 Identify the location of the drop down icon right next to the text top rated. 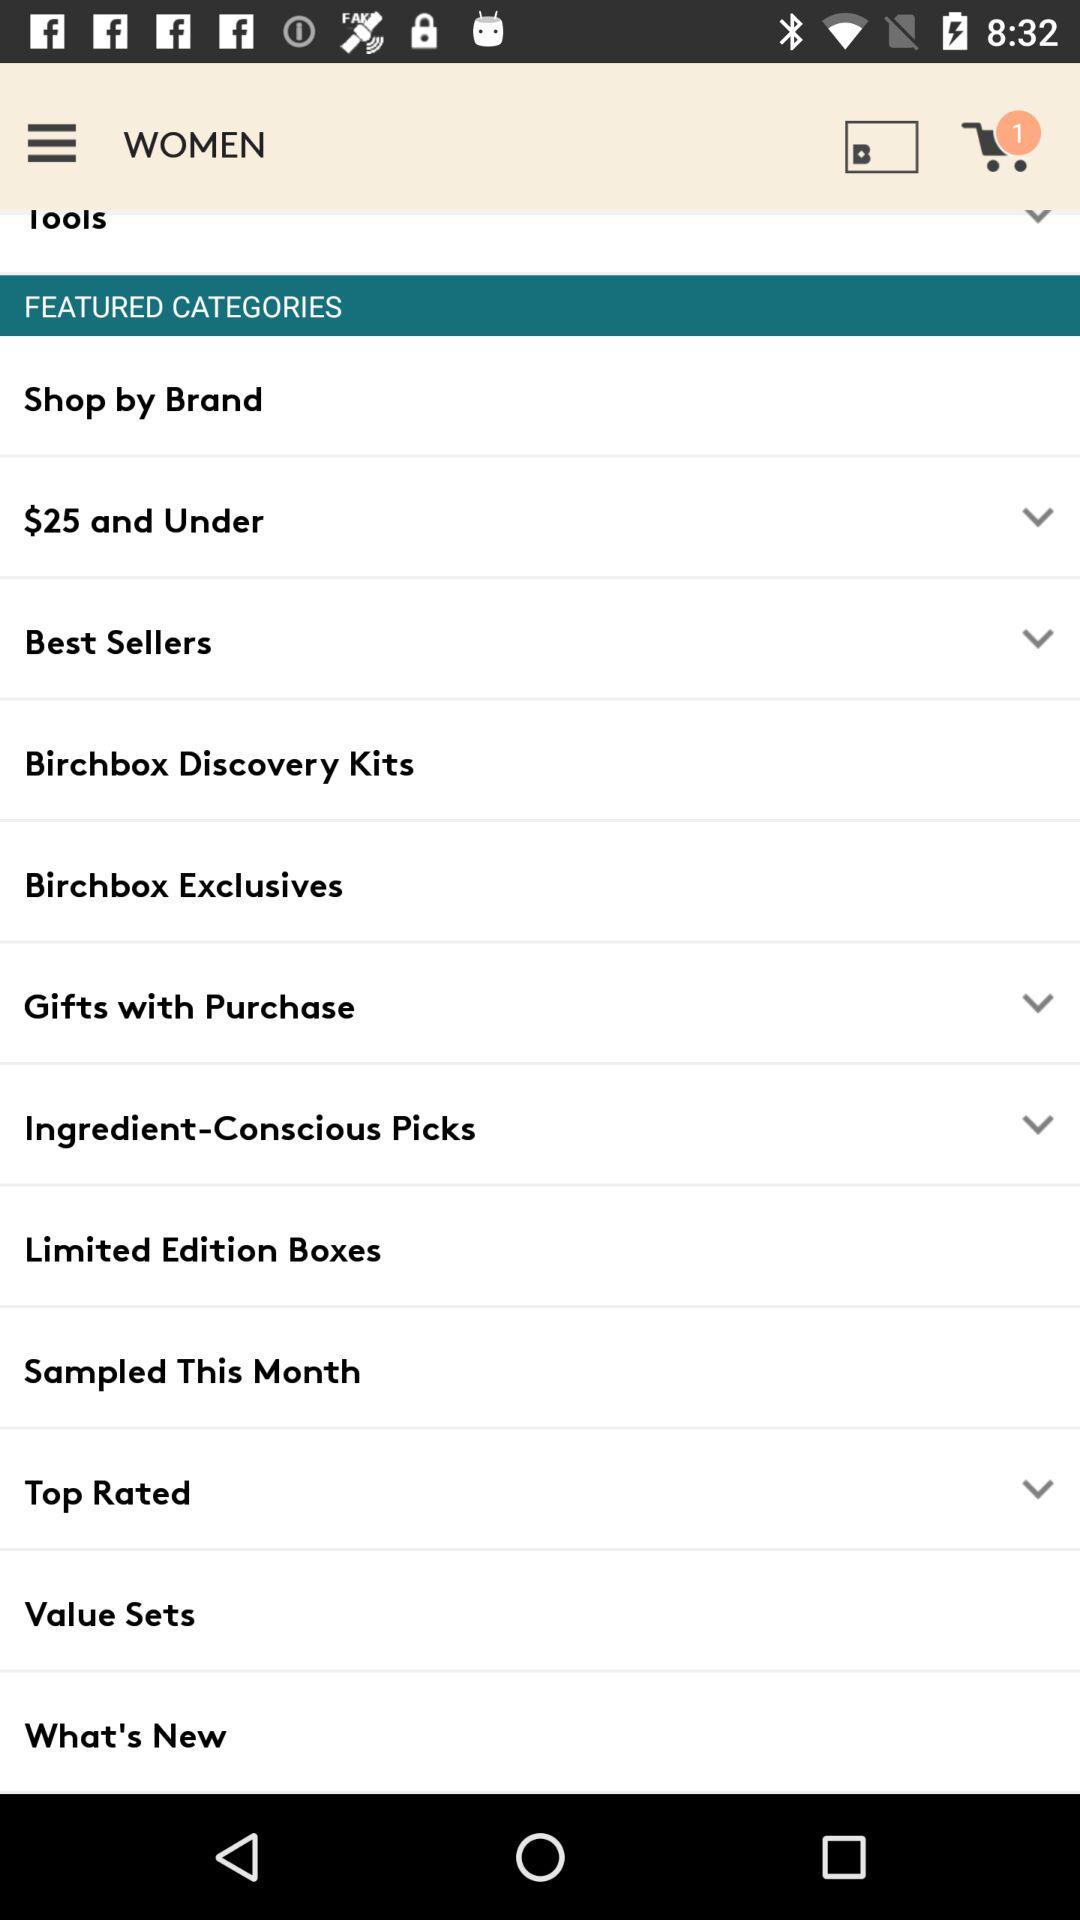
(1036, 1488).